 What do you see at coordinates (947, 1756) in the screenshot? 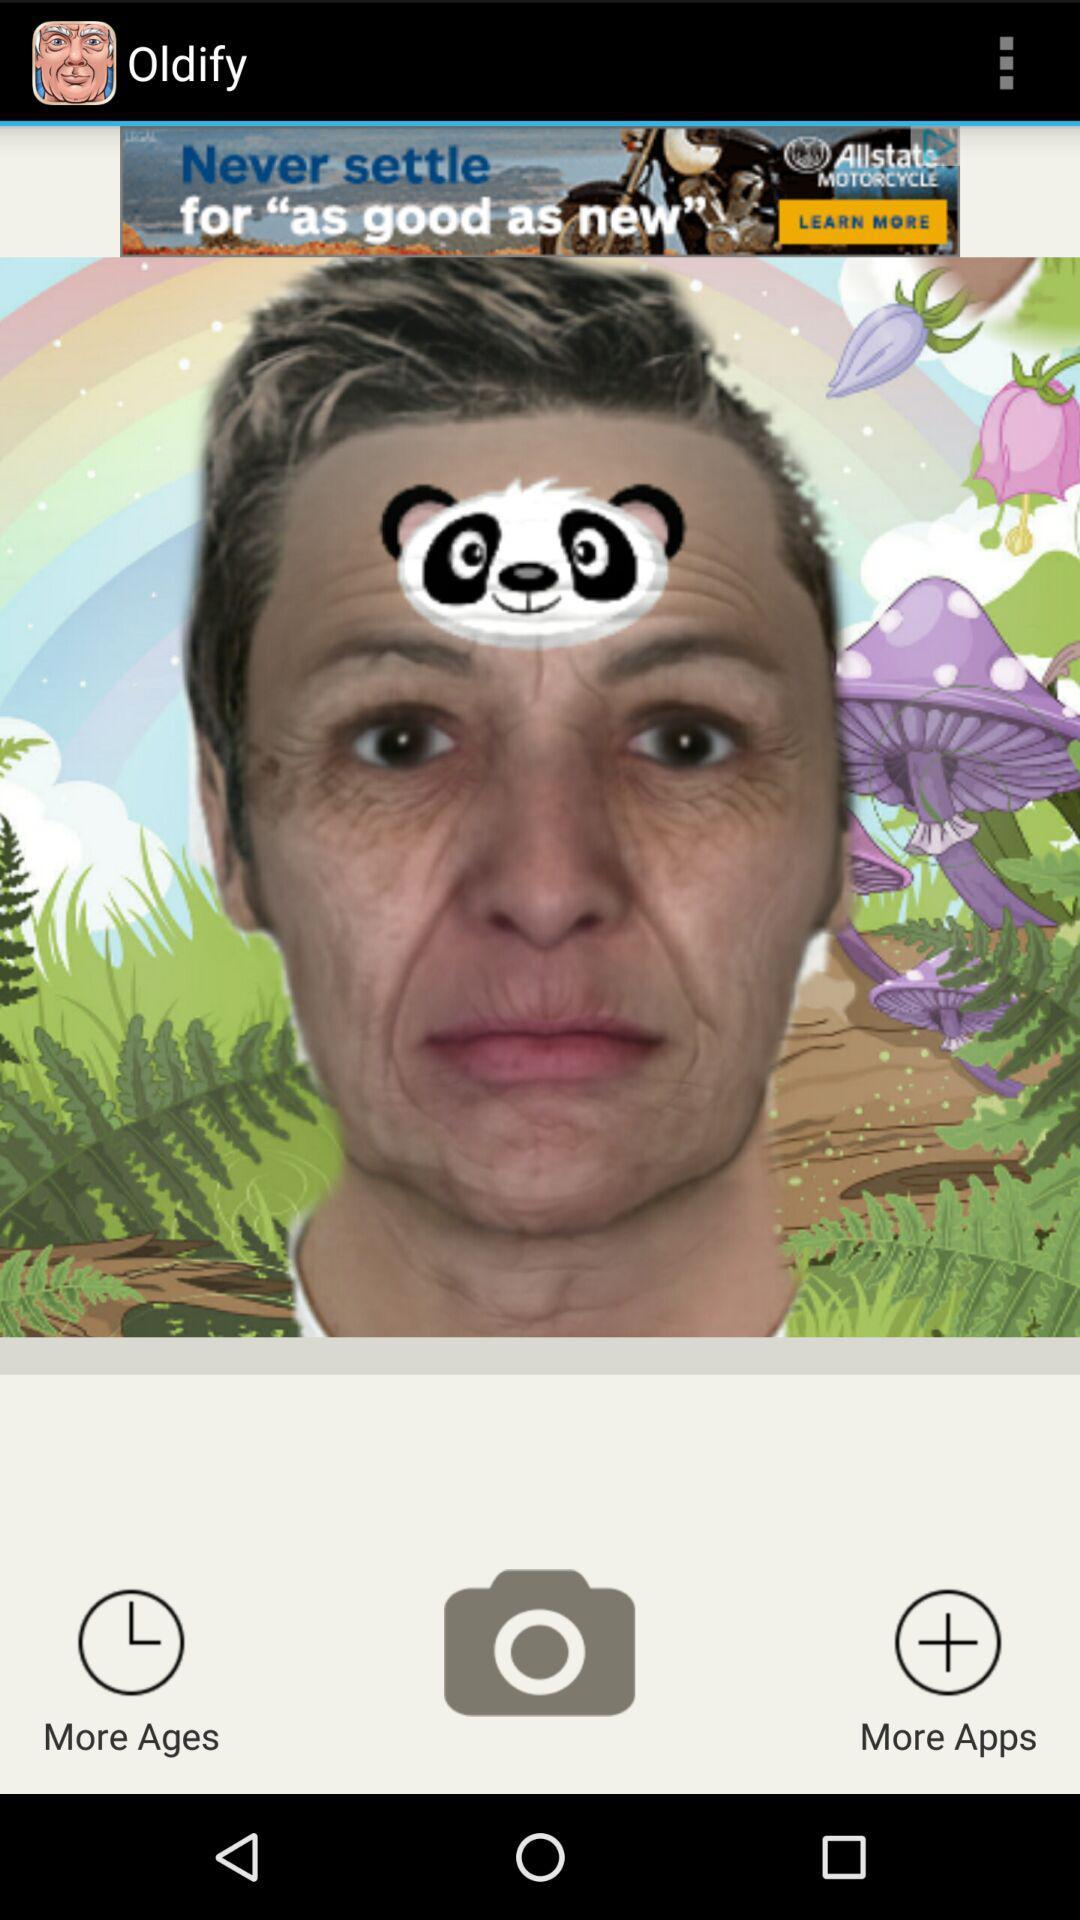
I see `the add icon` at bounding box center [947, 1756].